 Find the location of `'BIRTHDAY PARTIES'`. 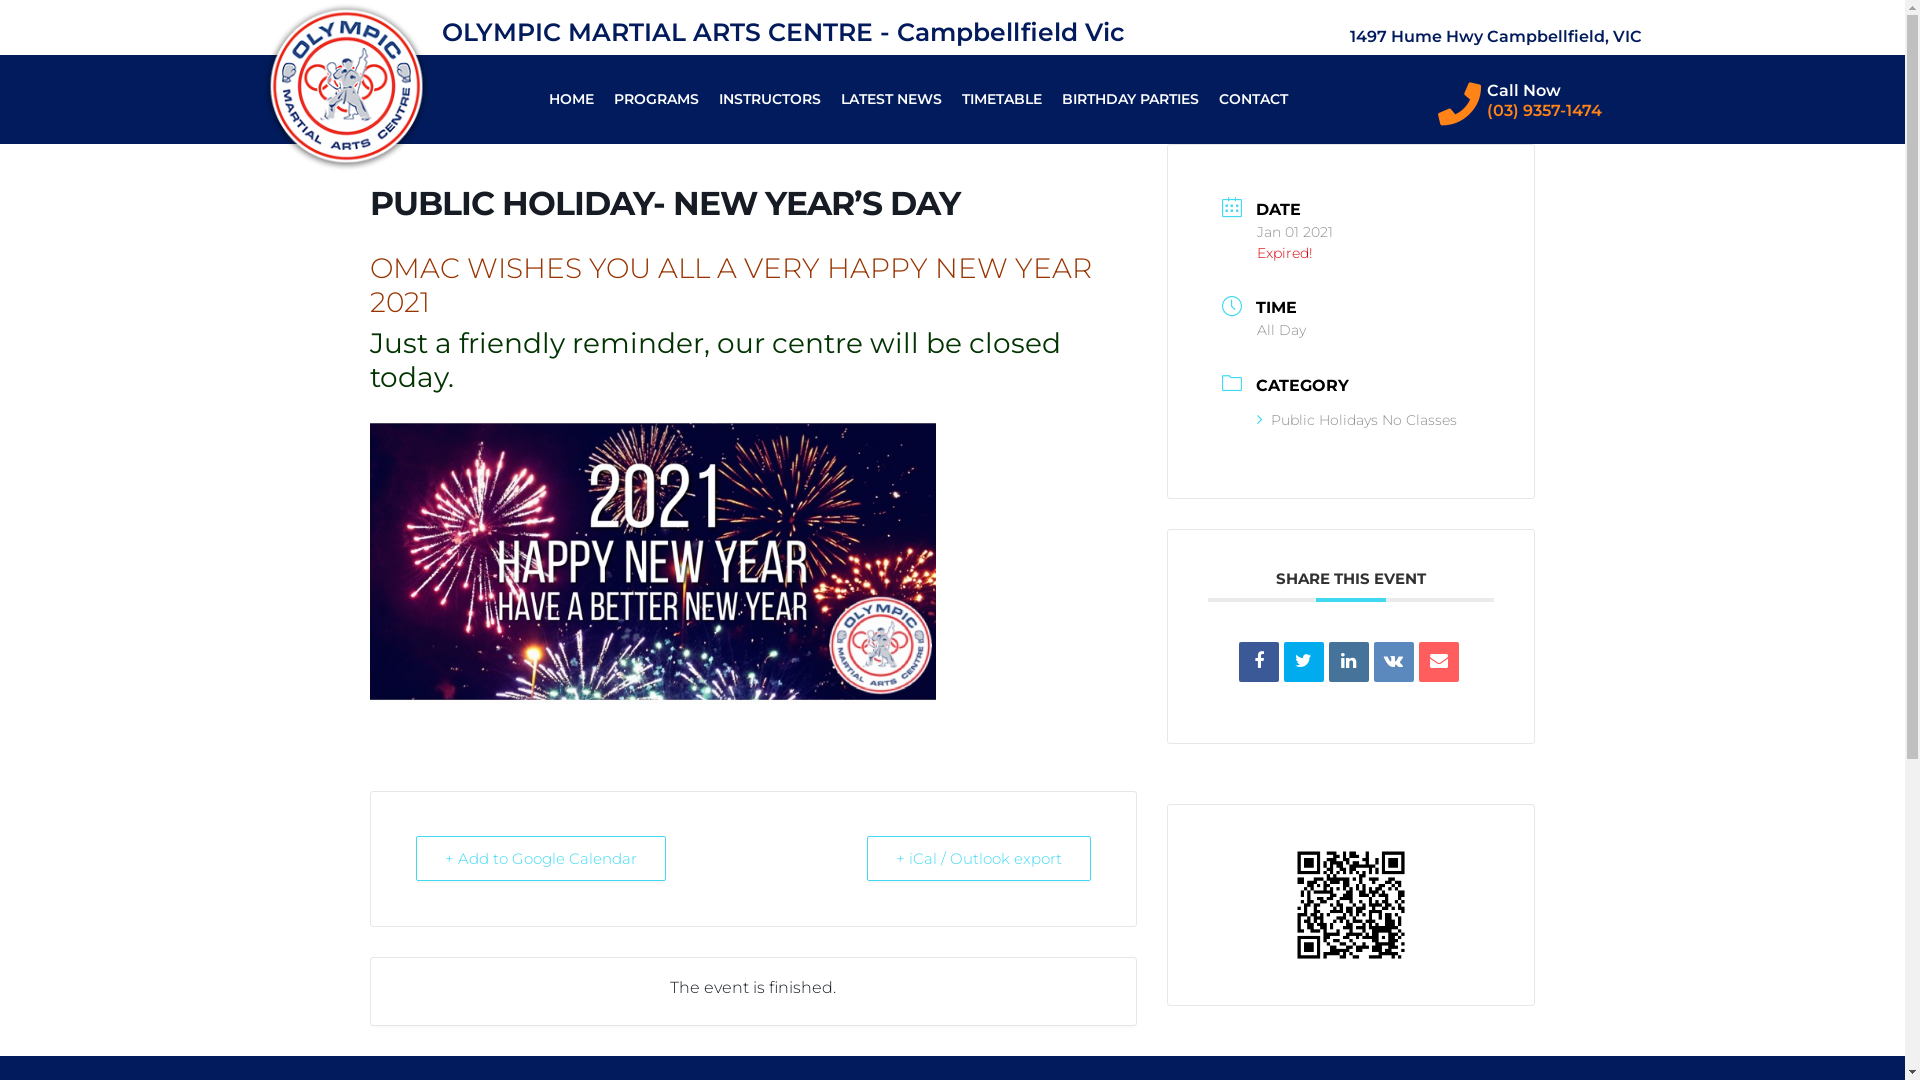

'BIRTHDAY PARTIES' is located at coordinates (1050, 99).